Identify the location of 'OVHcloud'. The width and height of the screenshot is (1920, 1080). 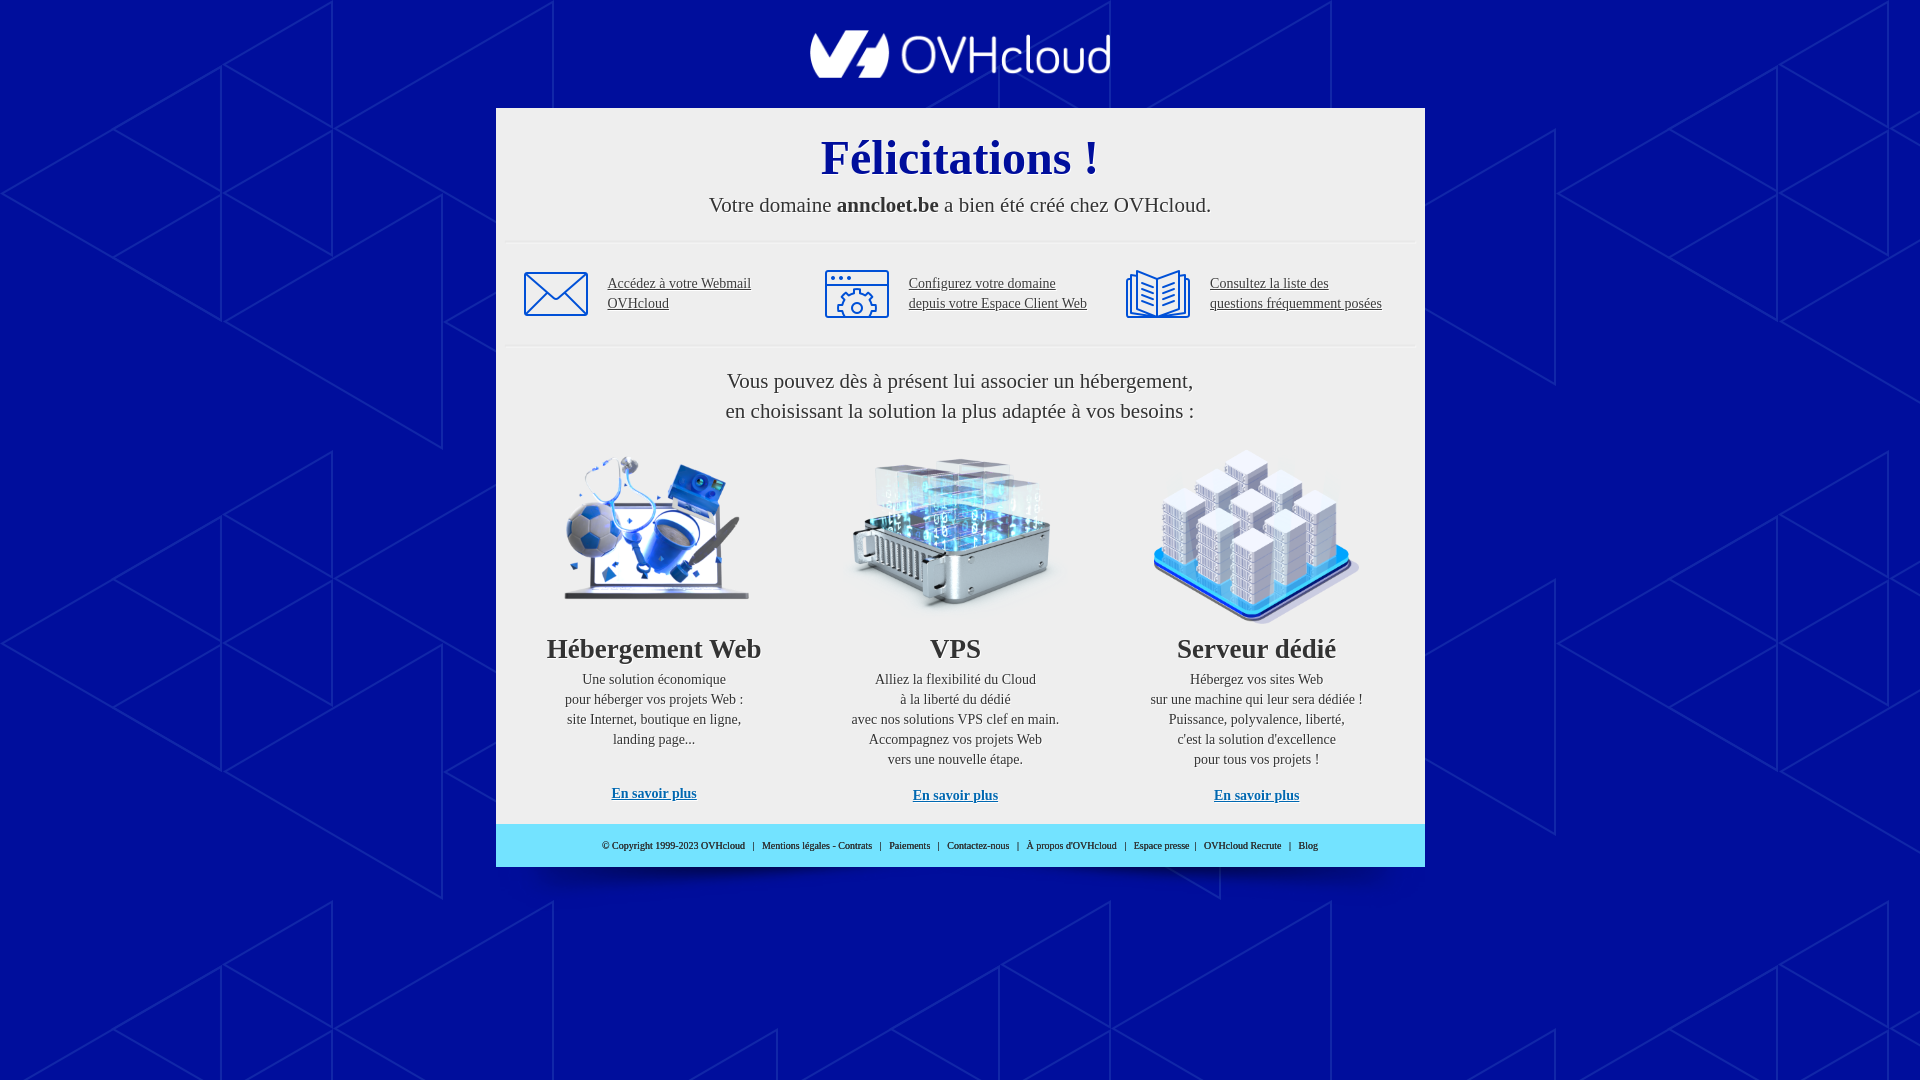
(960, 71).